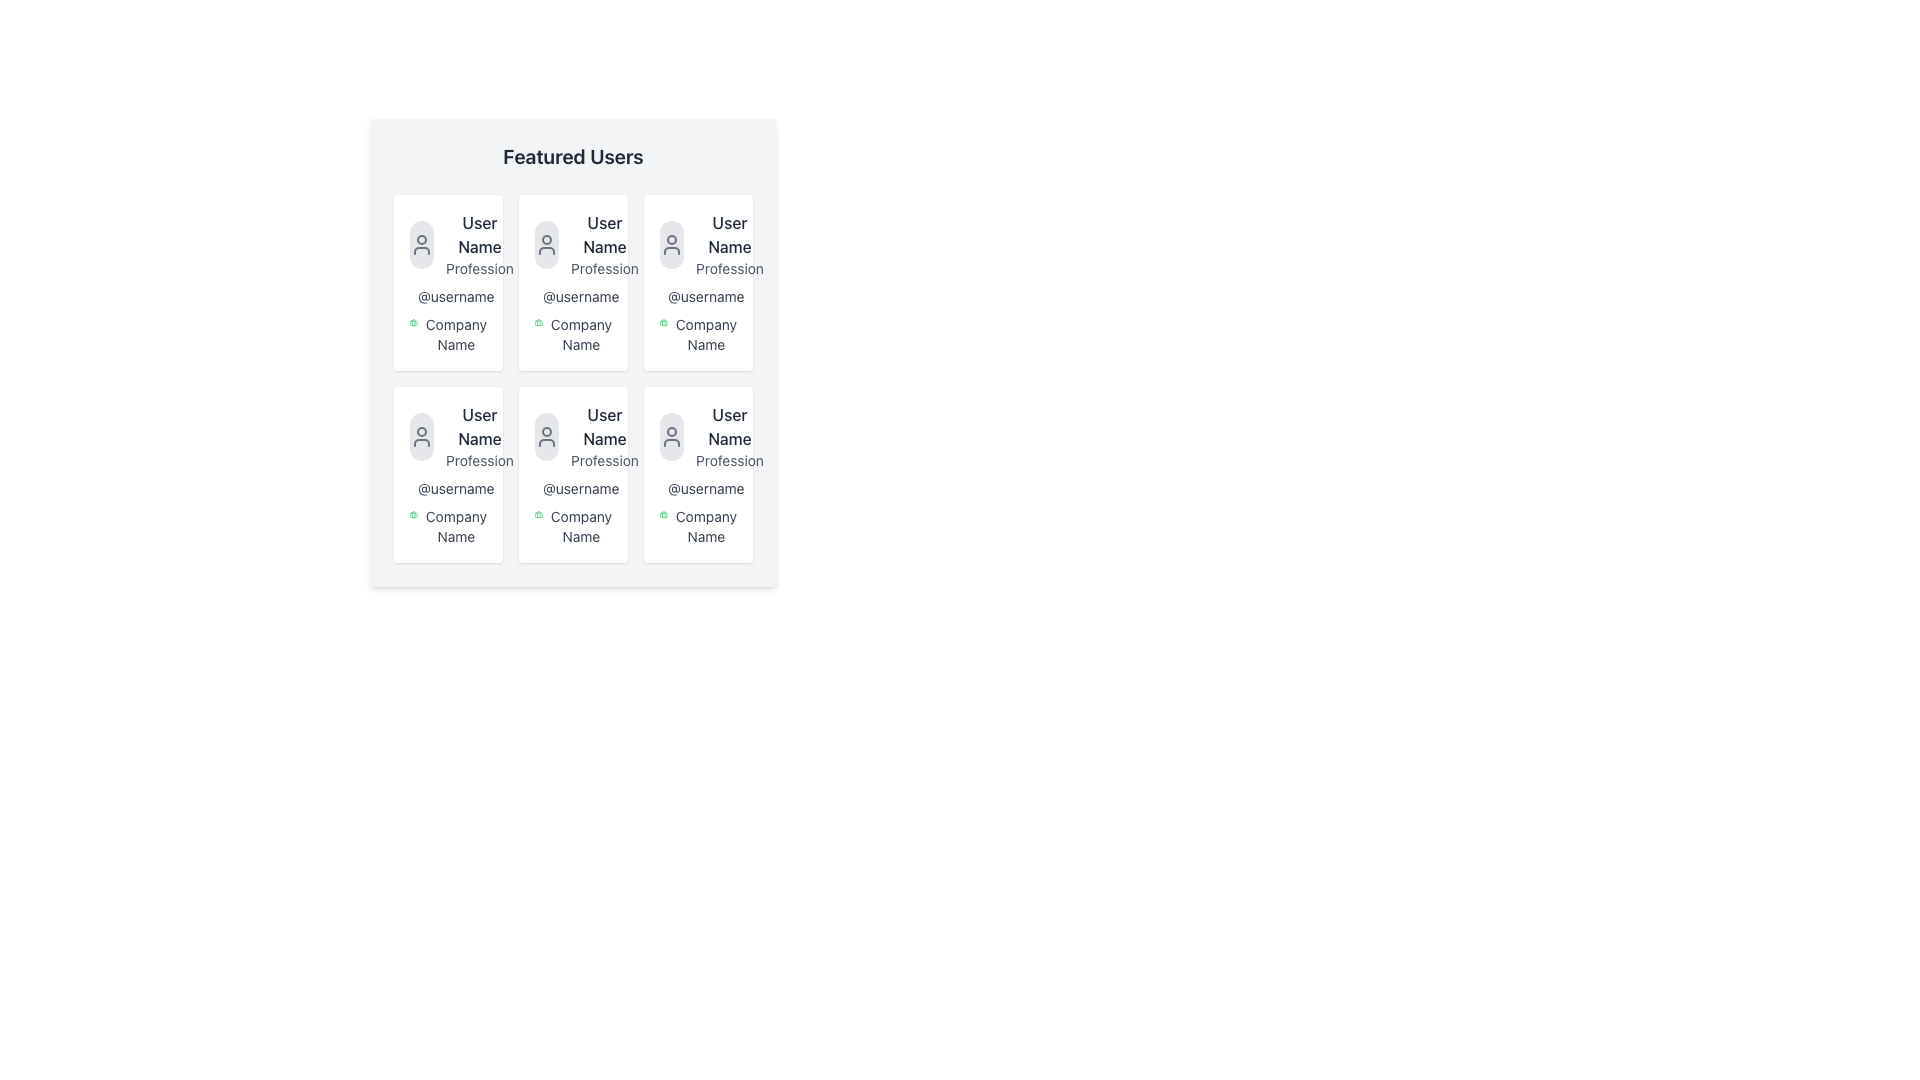 This screenshot has height=1080, width=1920. I want to click on on the text block displaying 'User Name' and 'Profession' in the first user profile card of the top-left corner in the 2x3 grid, so click(480, 244).